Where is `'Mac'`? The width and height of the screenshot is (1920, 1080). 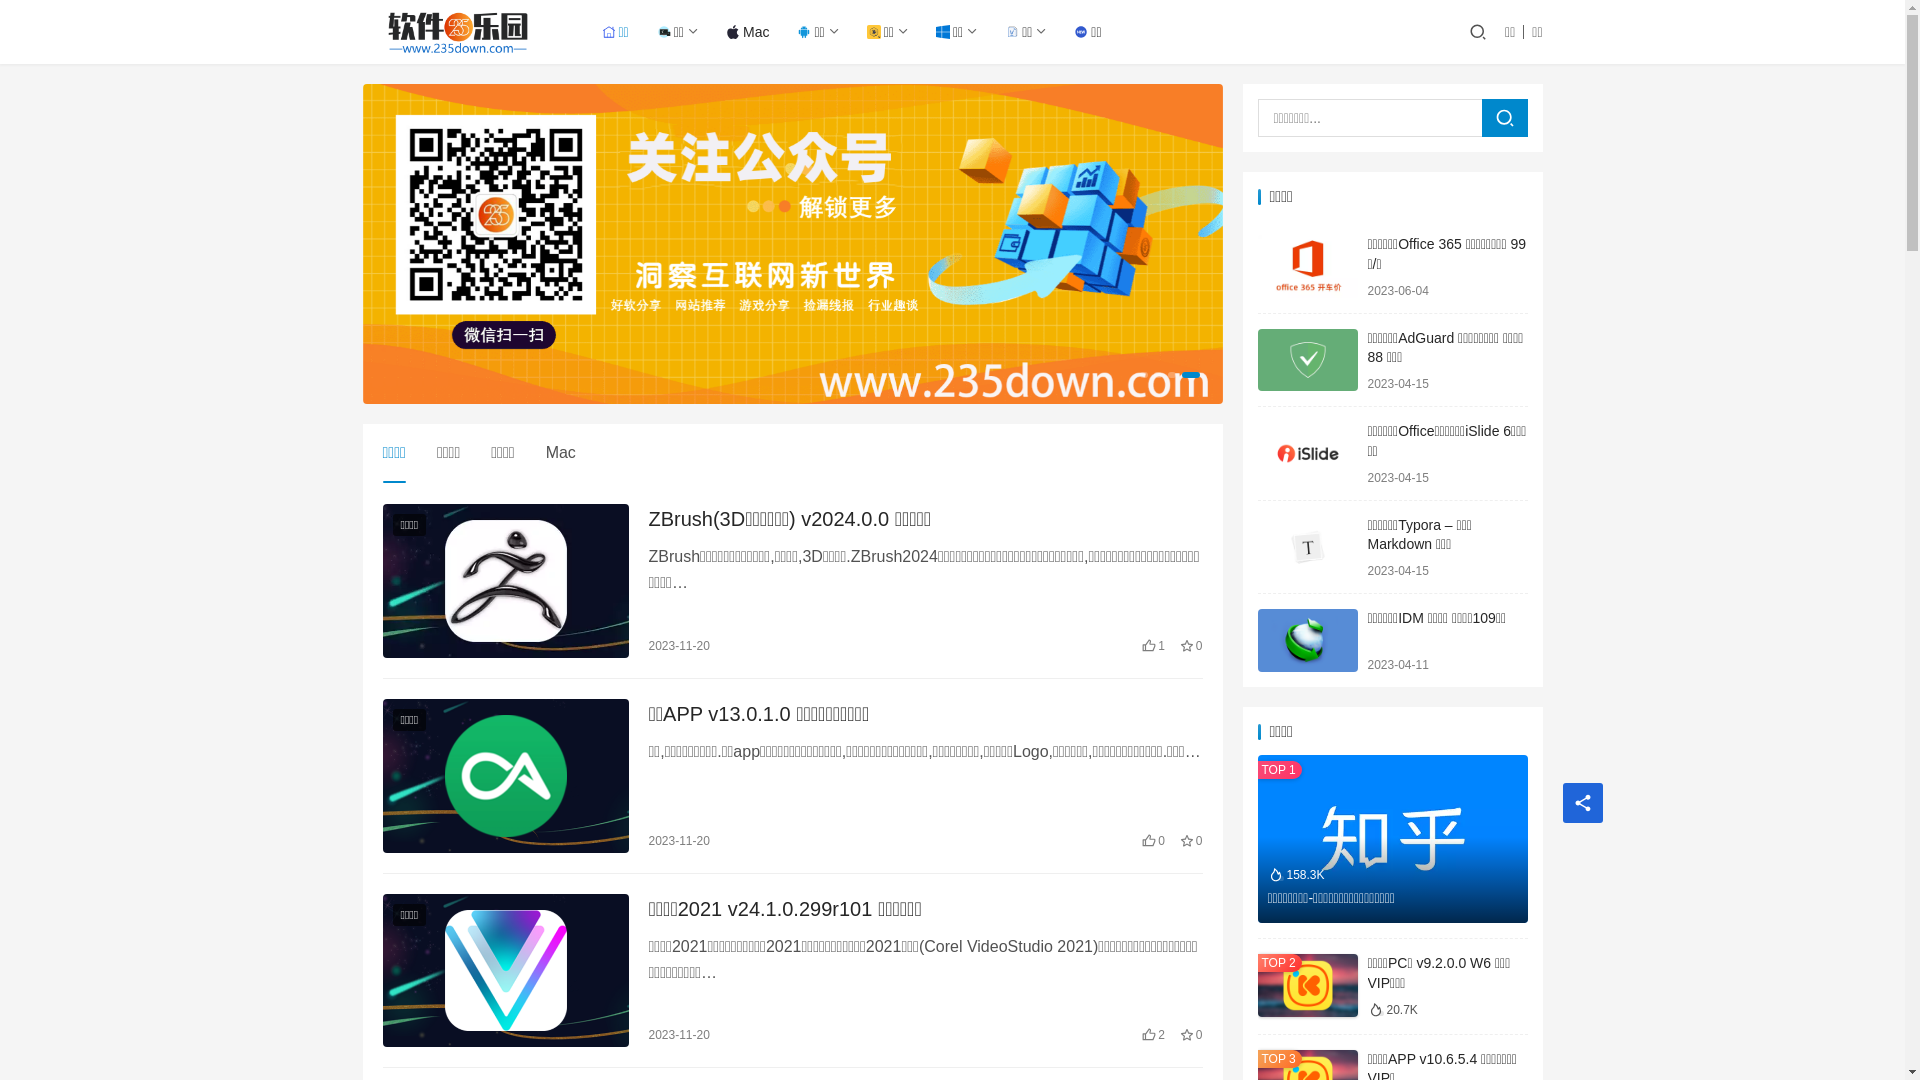 'Mac' is located at coordinates (746, 31).